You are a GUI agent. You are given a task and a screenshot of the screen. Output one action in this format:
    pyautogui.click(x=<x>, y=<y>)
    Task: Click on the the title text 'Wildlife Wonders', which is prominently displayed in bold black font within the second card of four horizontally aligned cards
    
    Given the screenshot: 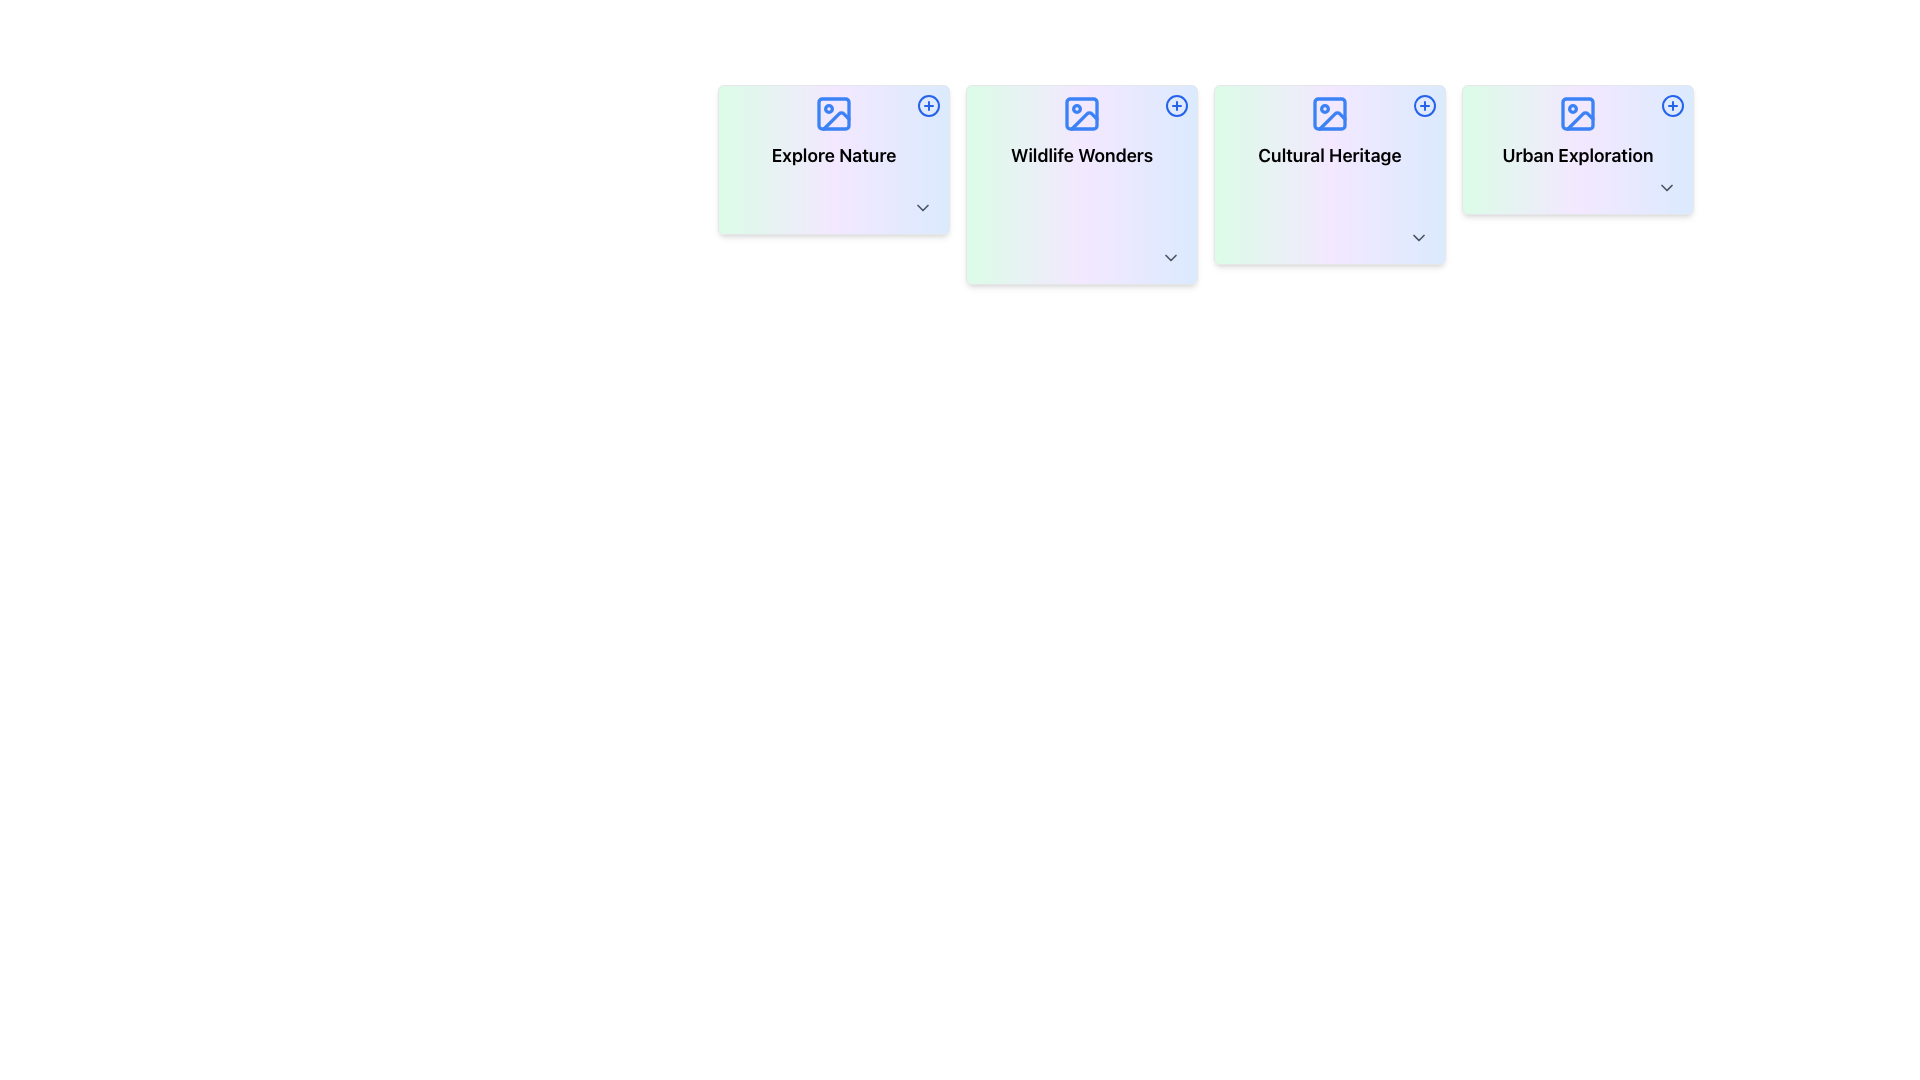 What is the action you would take?
    pyautogui.click(x=1080, y=154)
    